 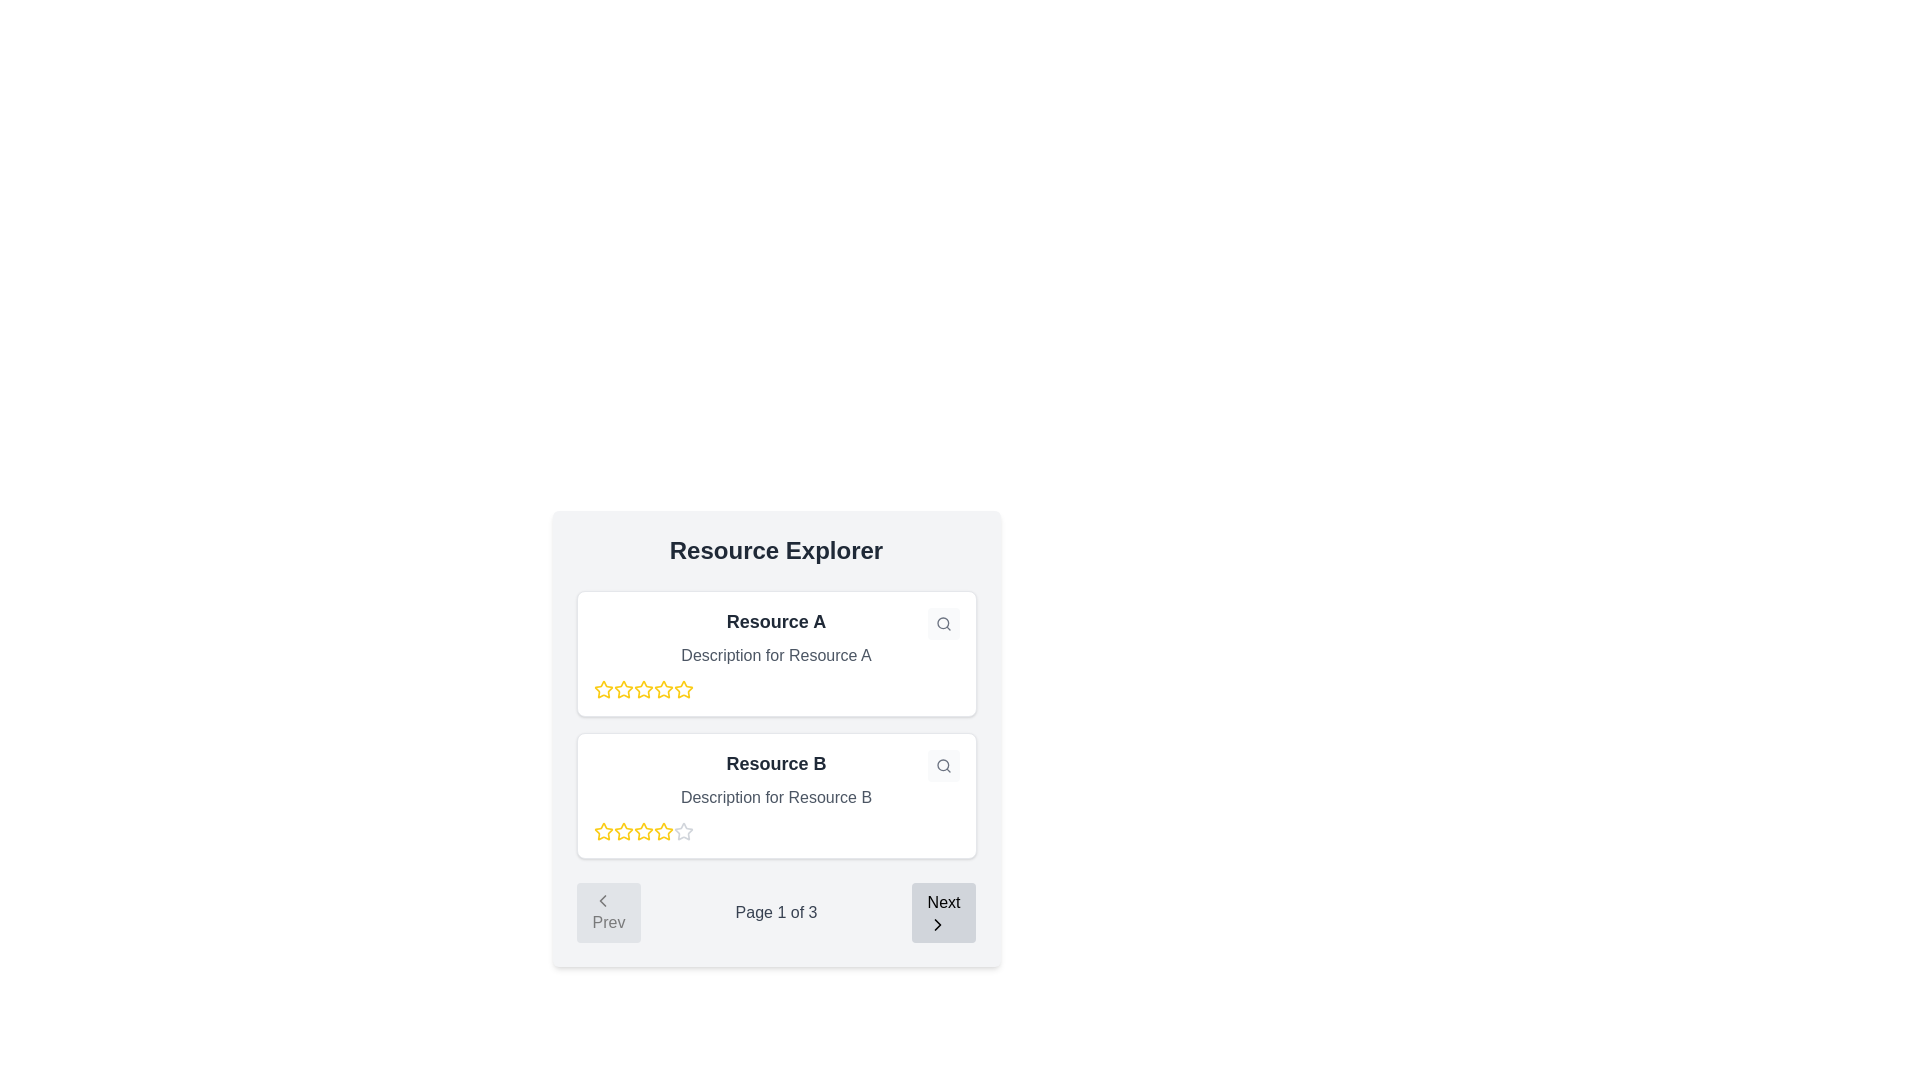 What do you see at coordinates (775, 913) in the screenshot?
I see `the static text displaying 'Page 1 of 3' that is centrally located within the pagination control bar, positioned between the 'Prev' and 'Next' buttons` at bounding box center [775, 913].